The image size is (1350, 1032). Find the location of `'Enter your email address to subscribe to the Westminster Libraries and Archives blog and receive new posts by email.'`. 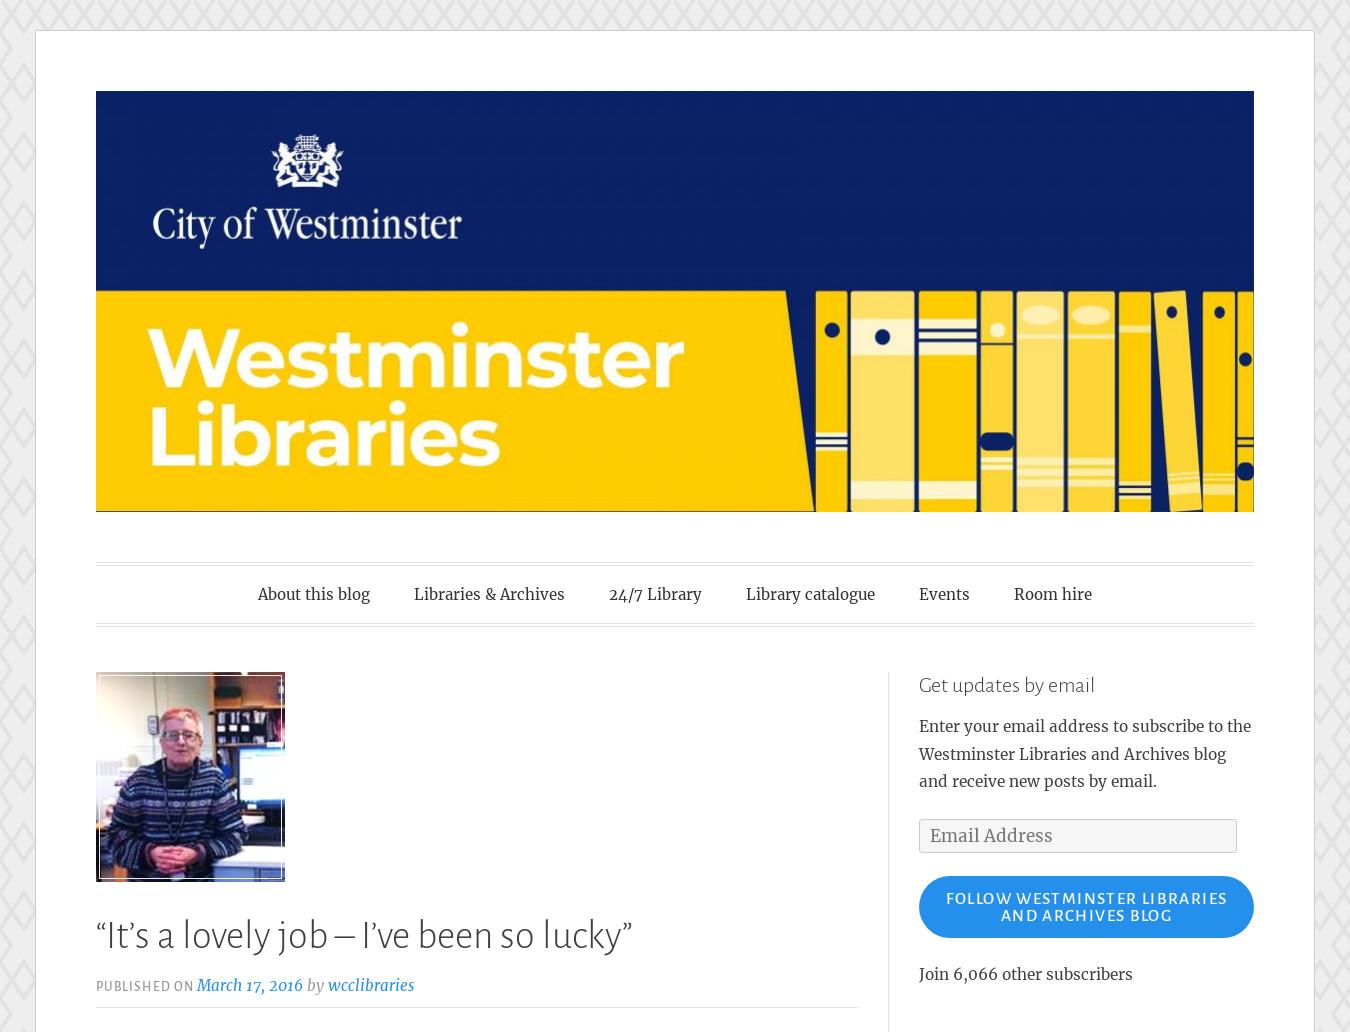

'Enter your email address to subscribe to the Westminster Libraries and Archives blog and receive new posts by email.' is located at coordinates (1084, 752).